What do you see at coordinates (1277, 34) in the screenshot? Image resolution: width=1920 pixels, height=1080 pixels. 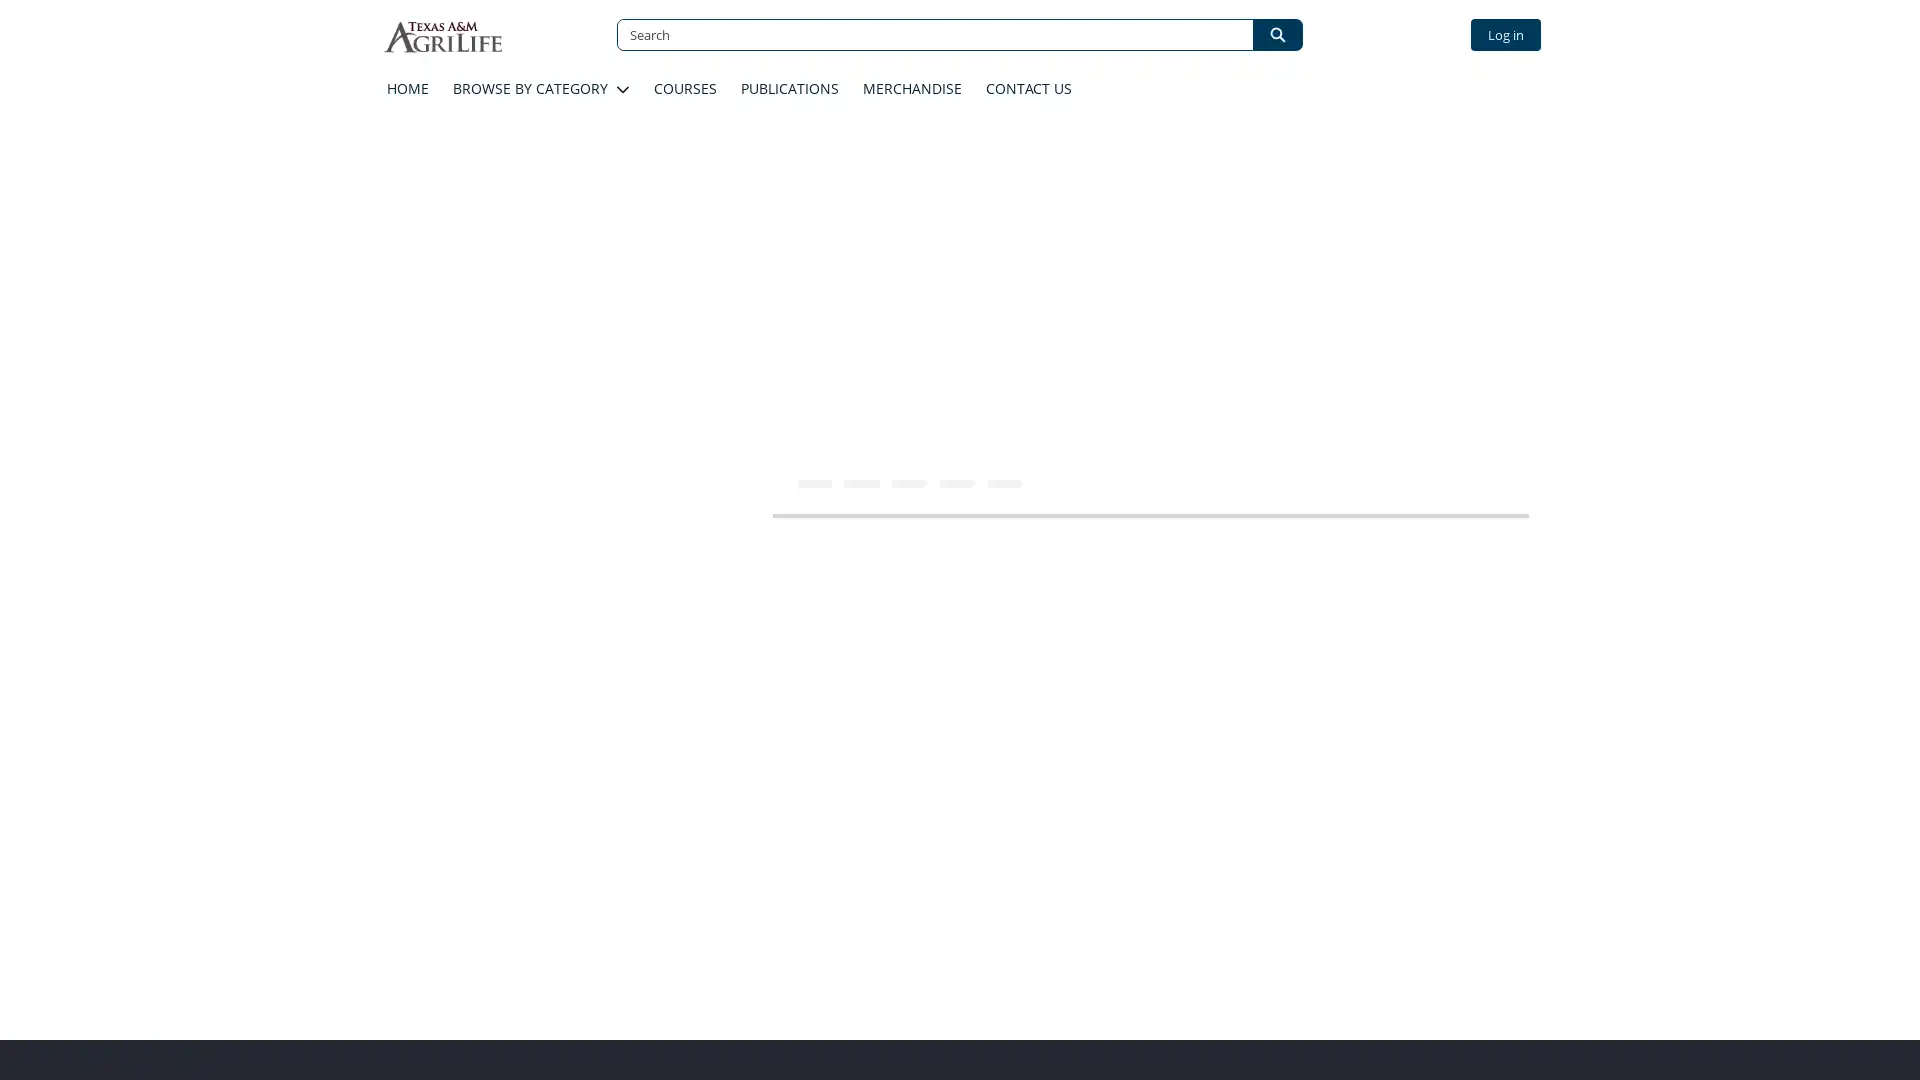 I see `Search` at bounding box center [1277, 34].